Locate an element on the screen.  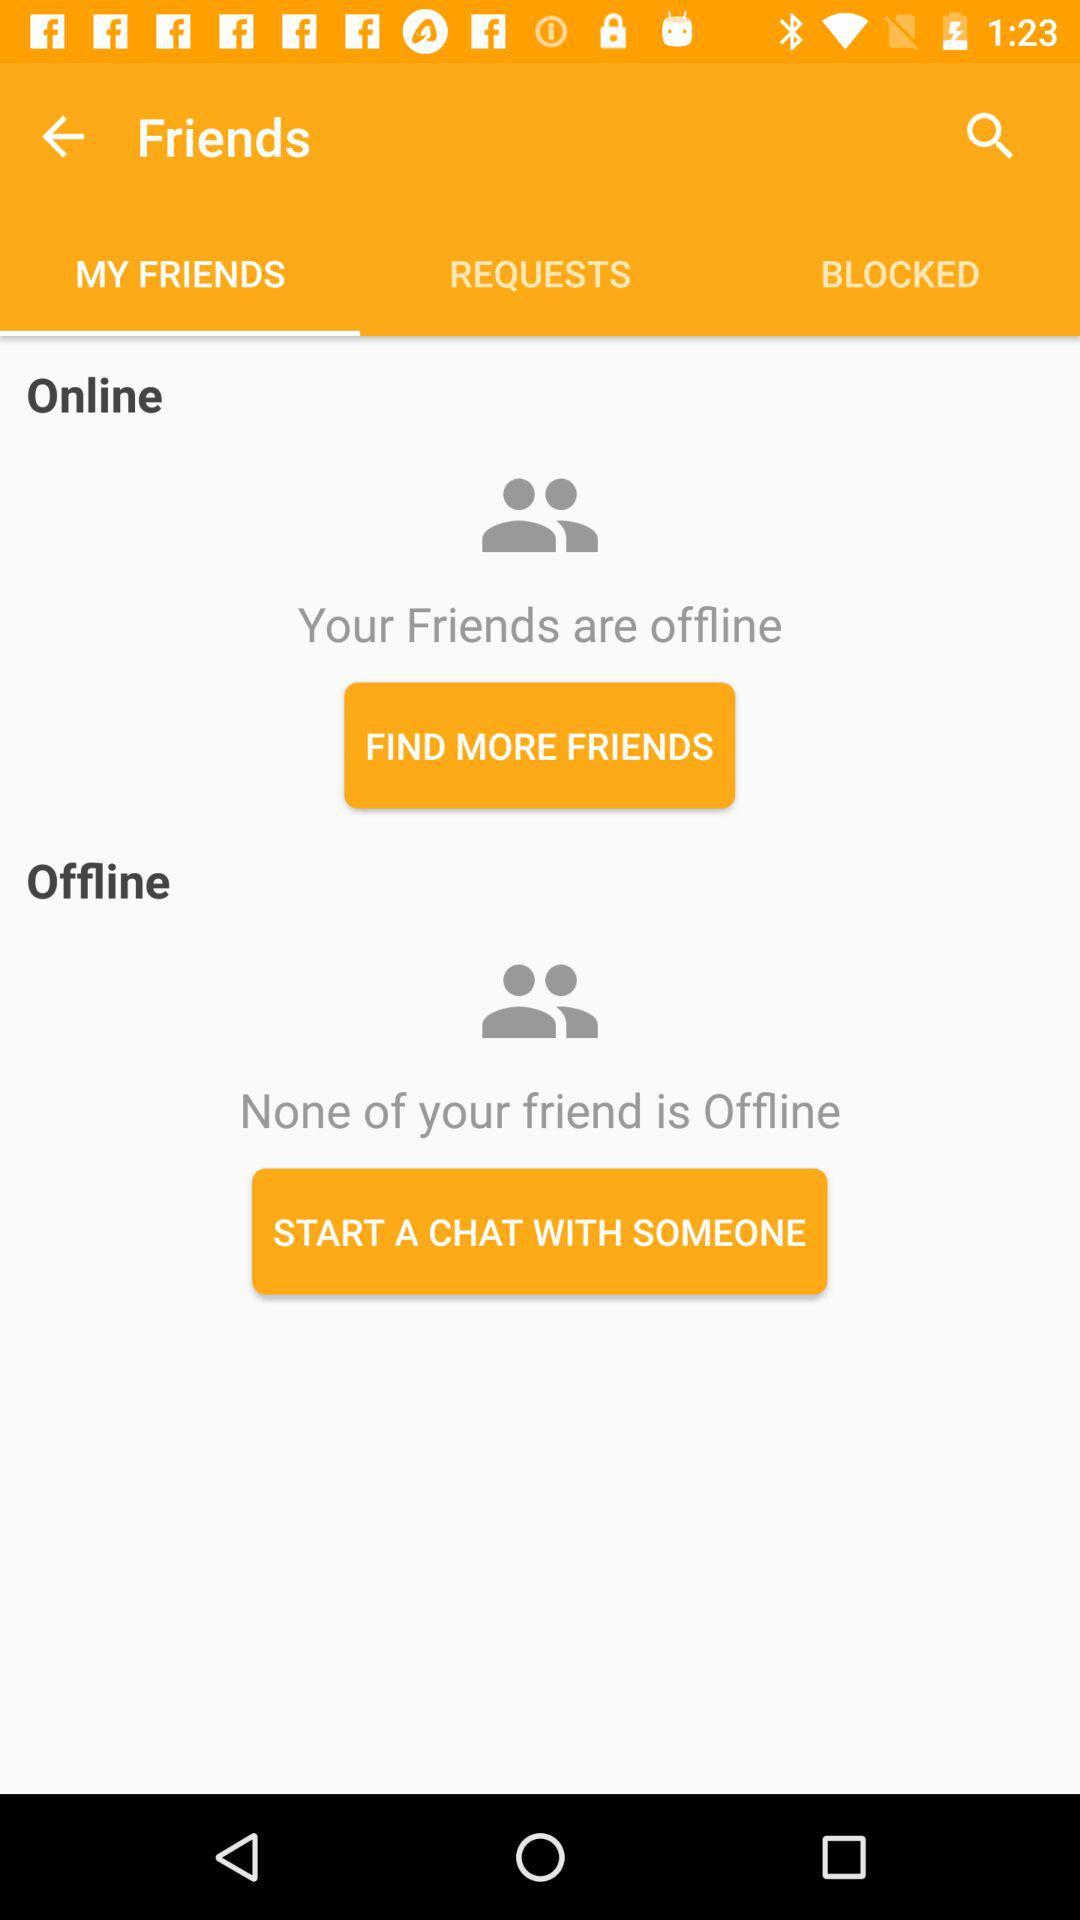
icon above the my friends item is located at coordinates (61, 135).